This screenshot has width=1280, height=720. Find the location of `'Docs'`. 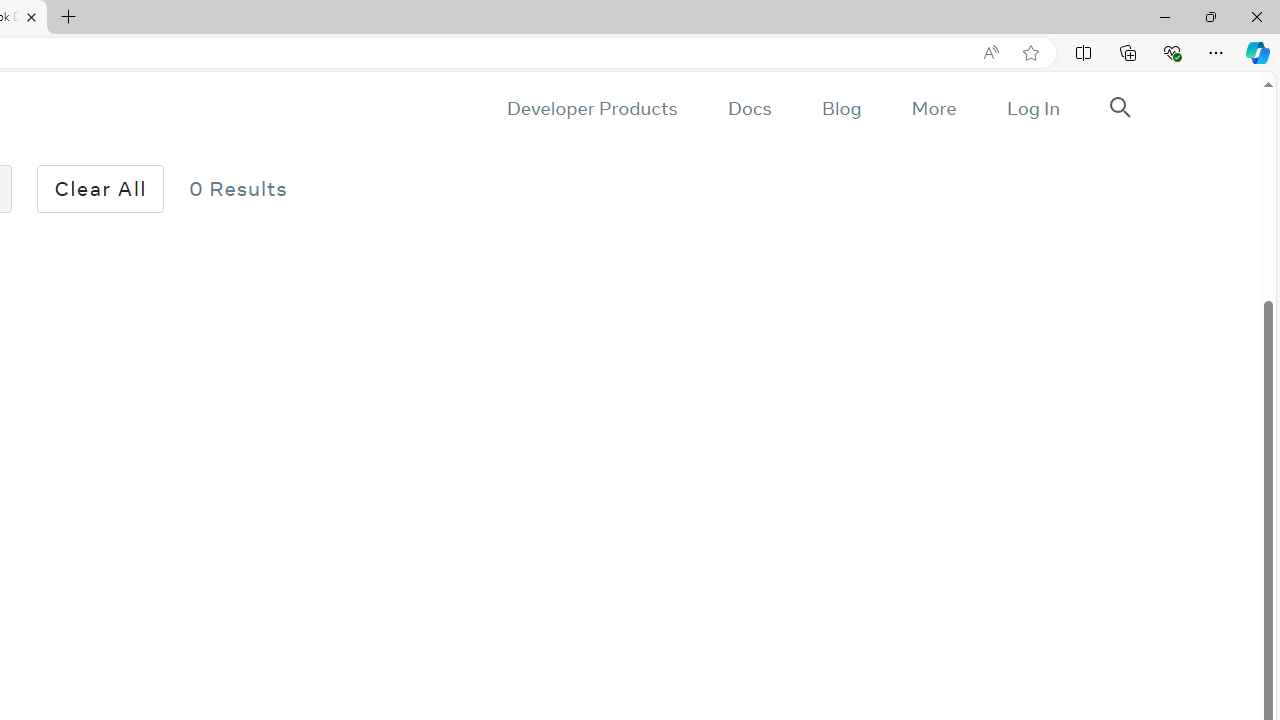

'Docs' is located at coordinates (748, 108).